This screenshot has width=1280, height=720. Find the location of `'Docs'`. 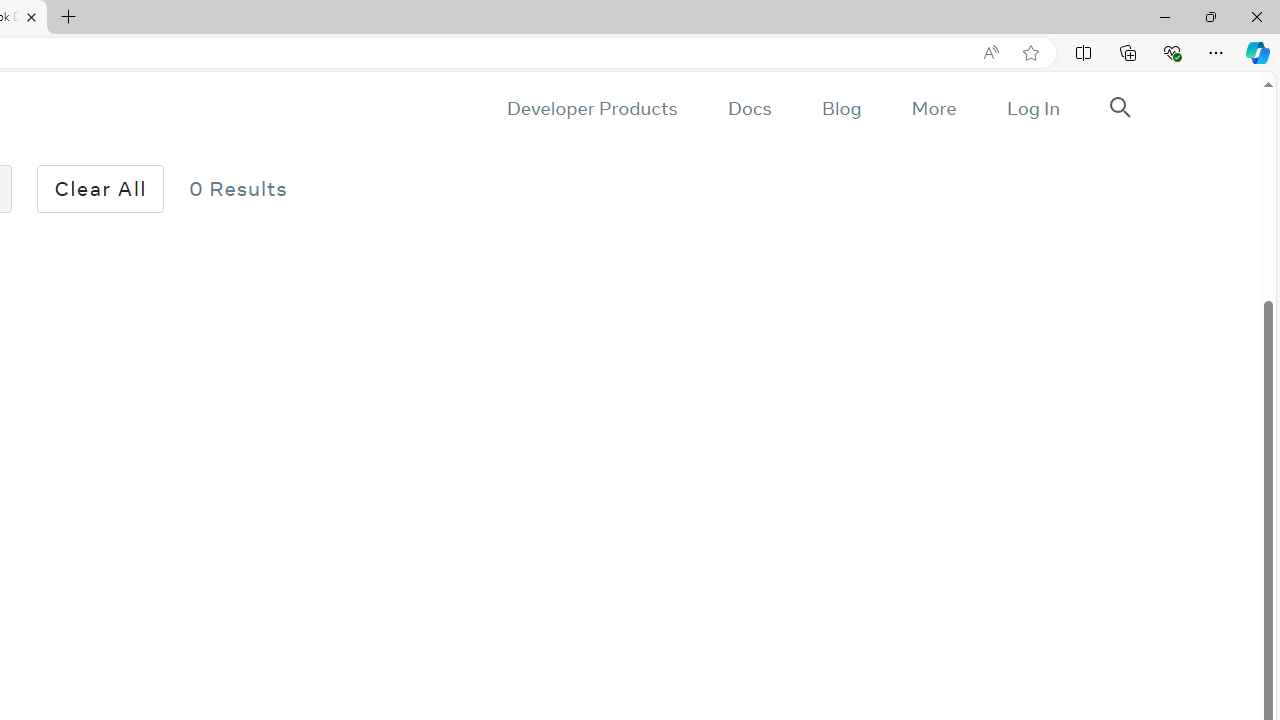

'Docs' is located at coordinates (748, 108).